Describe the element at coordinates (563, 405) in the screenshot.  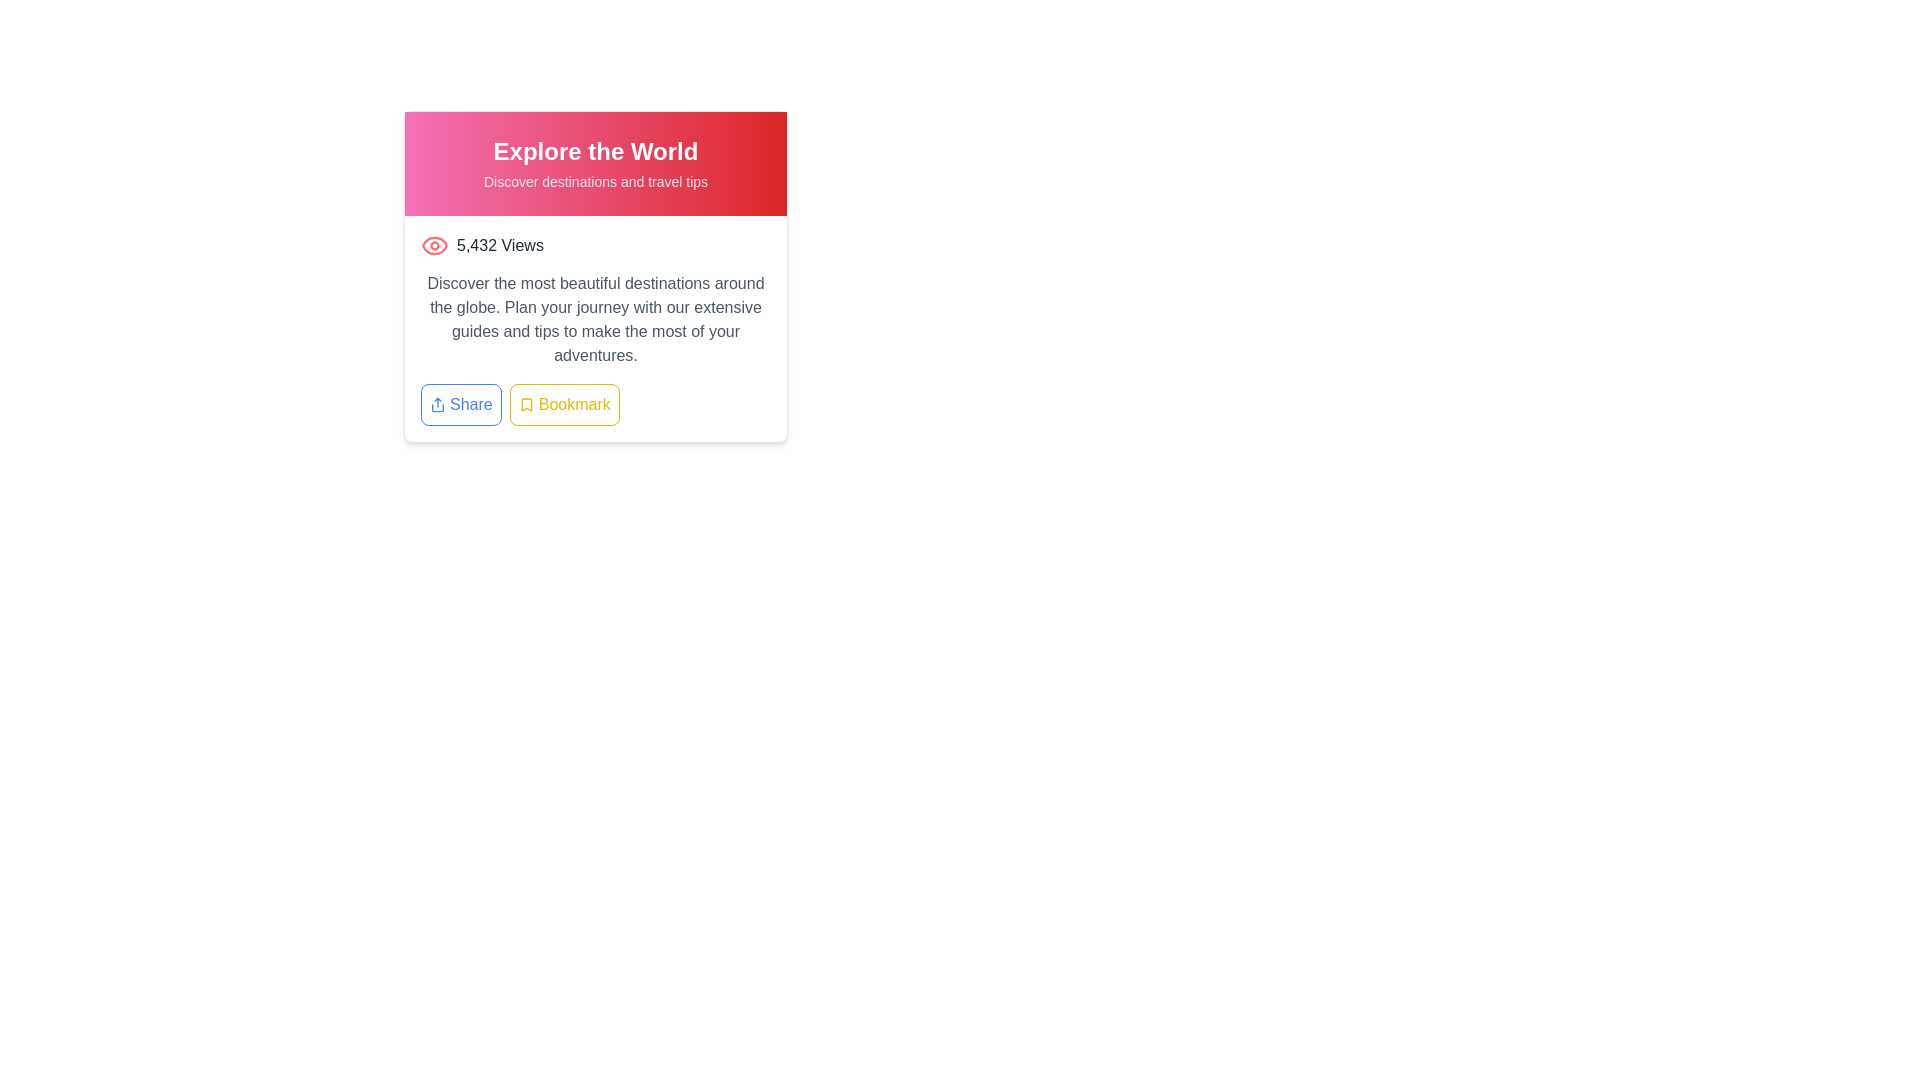
I see `the rectangular 'Bookmark' button with a yellow bookmark icon and text to trigger the visual hover effect` at that location.